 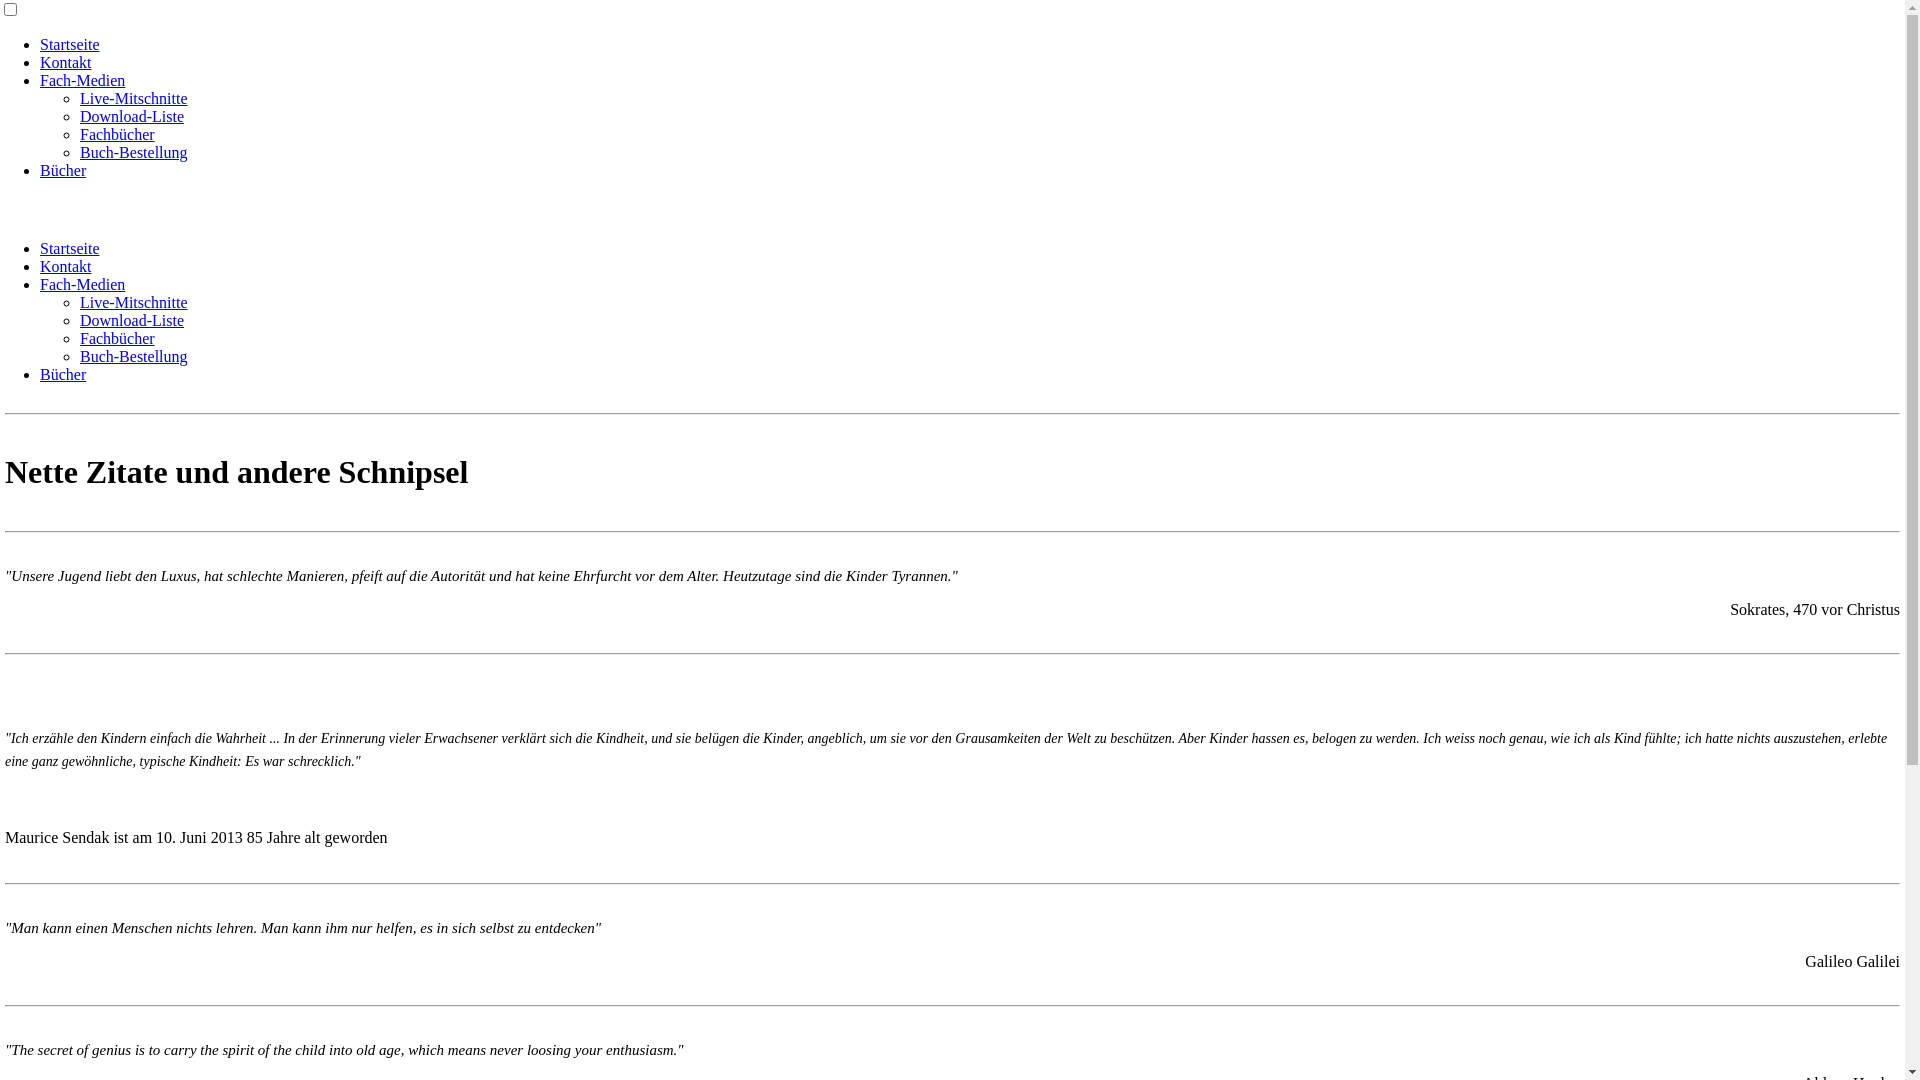 What do you see at coordinates (66, 61) in the screenshot?
I see `'Kontakt'` at bounding box center [66, 61].